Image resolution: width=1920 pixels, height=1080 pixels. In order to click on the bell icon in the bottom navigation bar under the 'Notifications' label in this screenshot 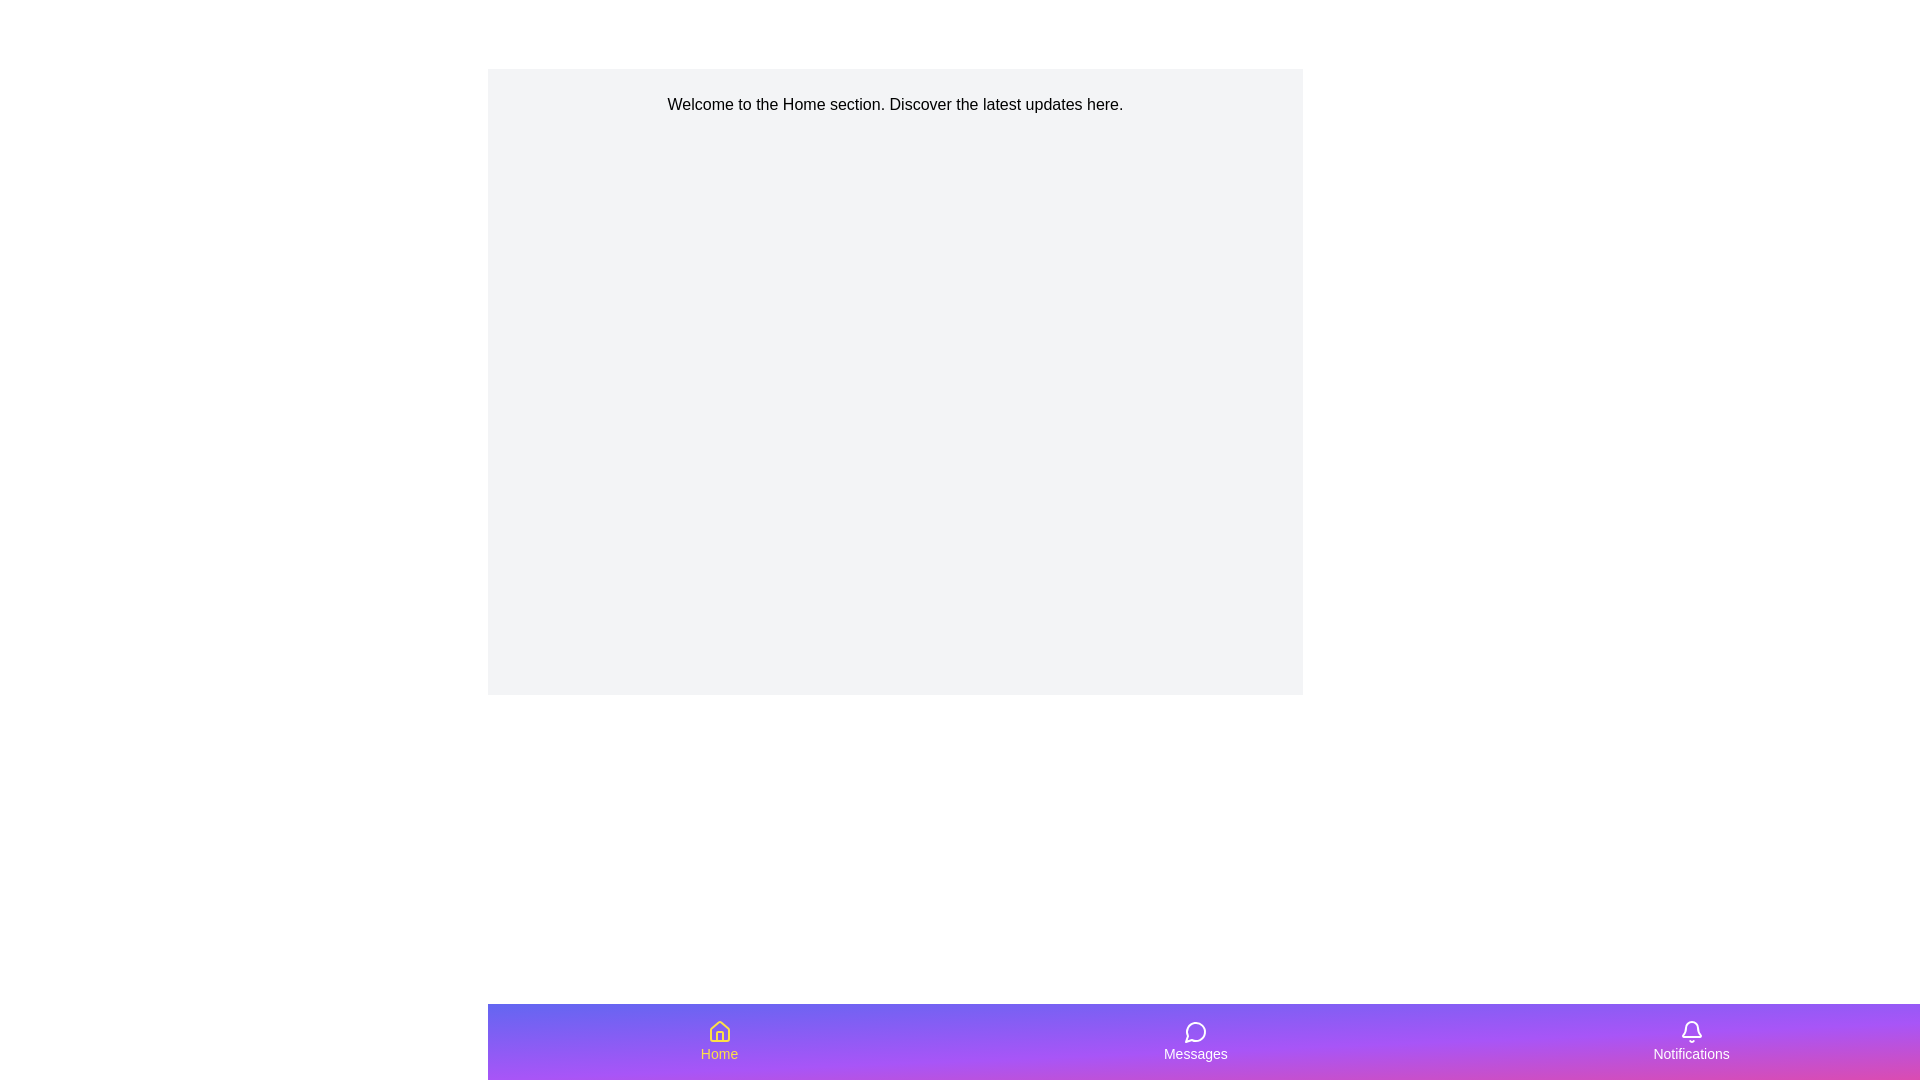, I will do `click(1689, 1032)`.